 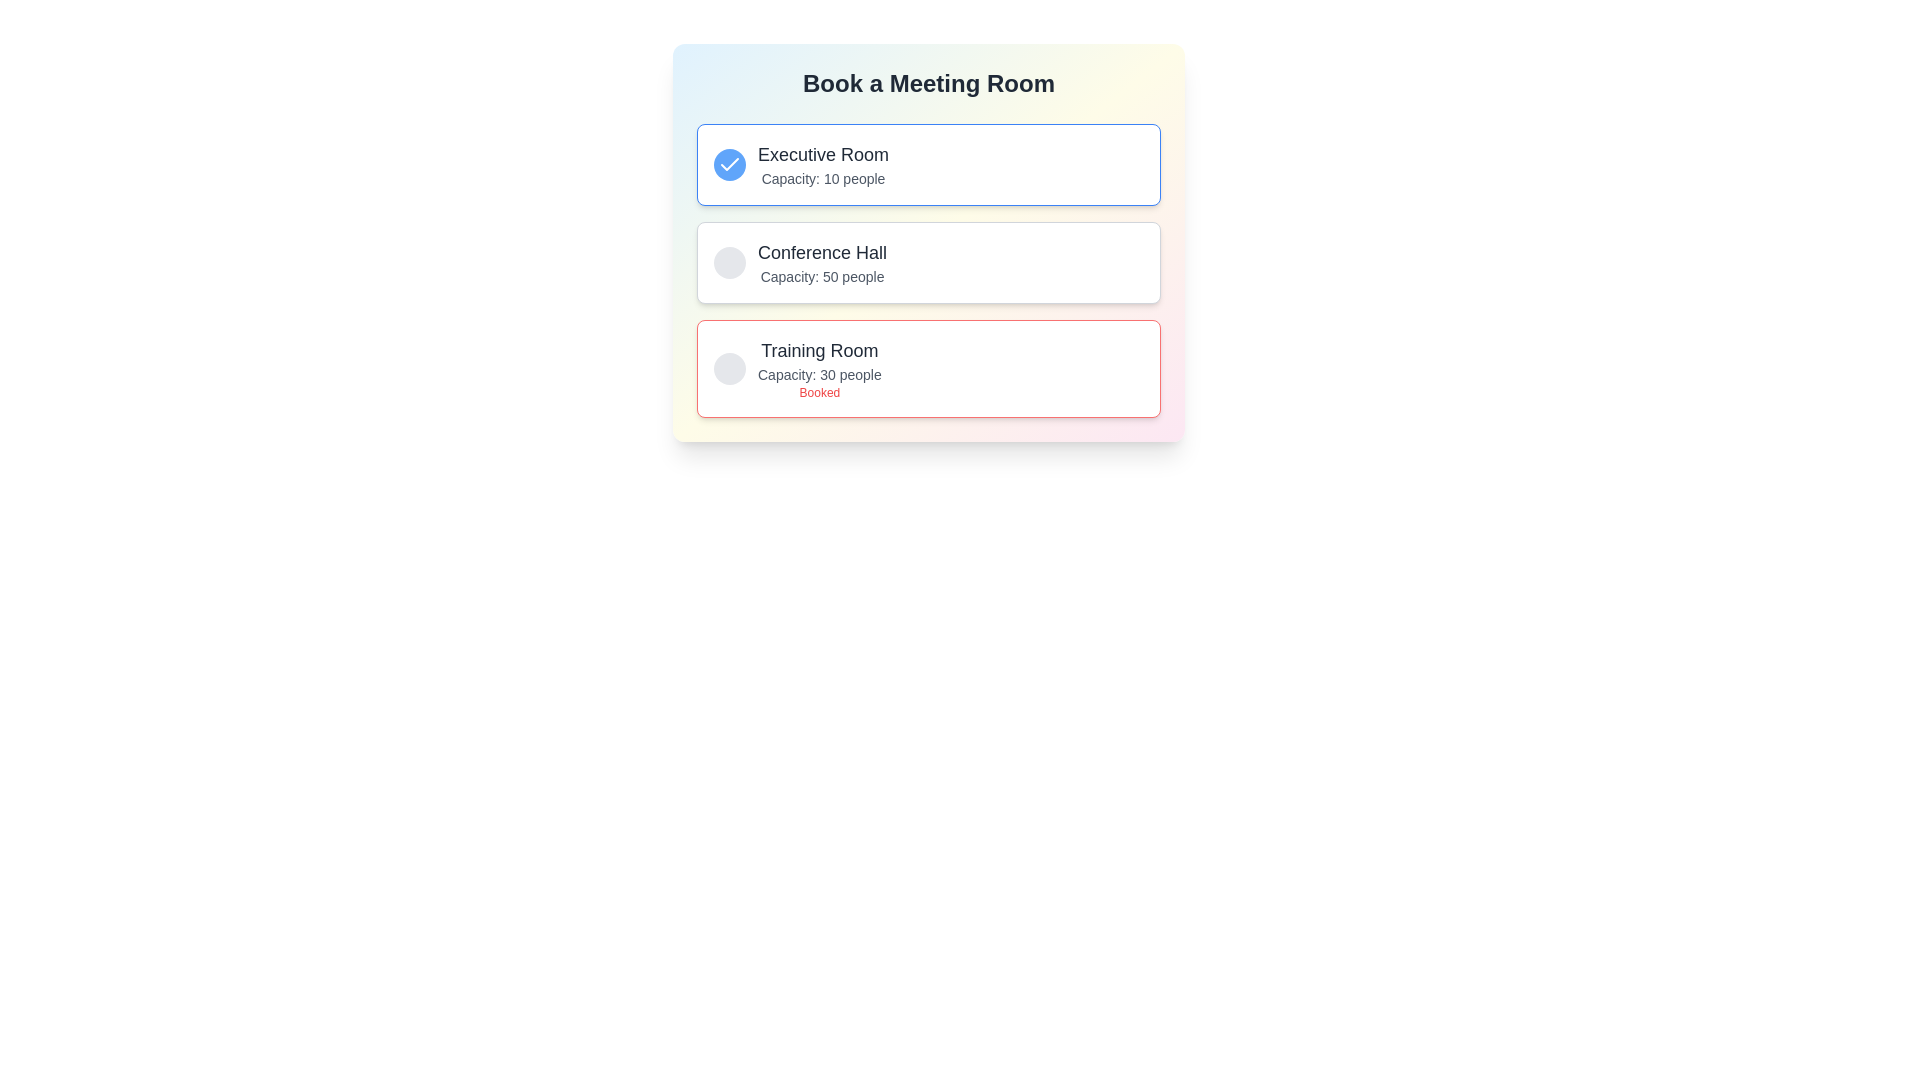 What do you see at coordinates (728, 164) in the screenshot?
I see `the selection indicator icon for the 'Executive Room'` at bounding box center [728, 164].